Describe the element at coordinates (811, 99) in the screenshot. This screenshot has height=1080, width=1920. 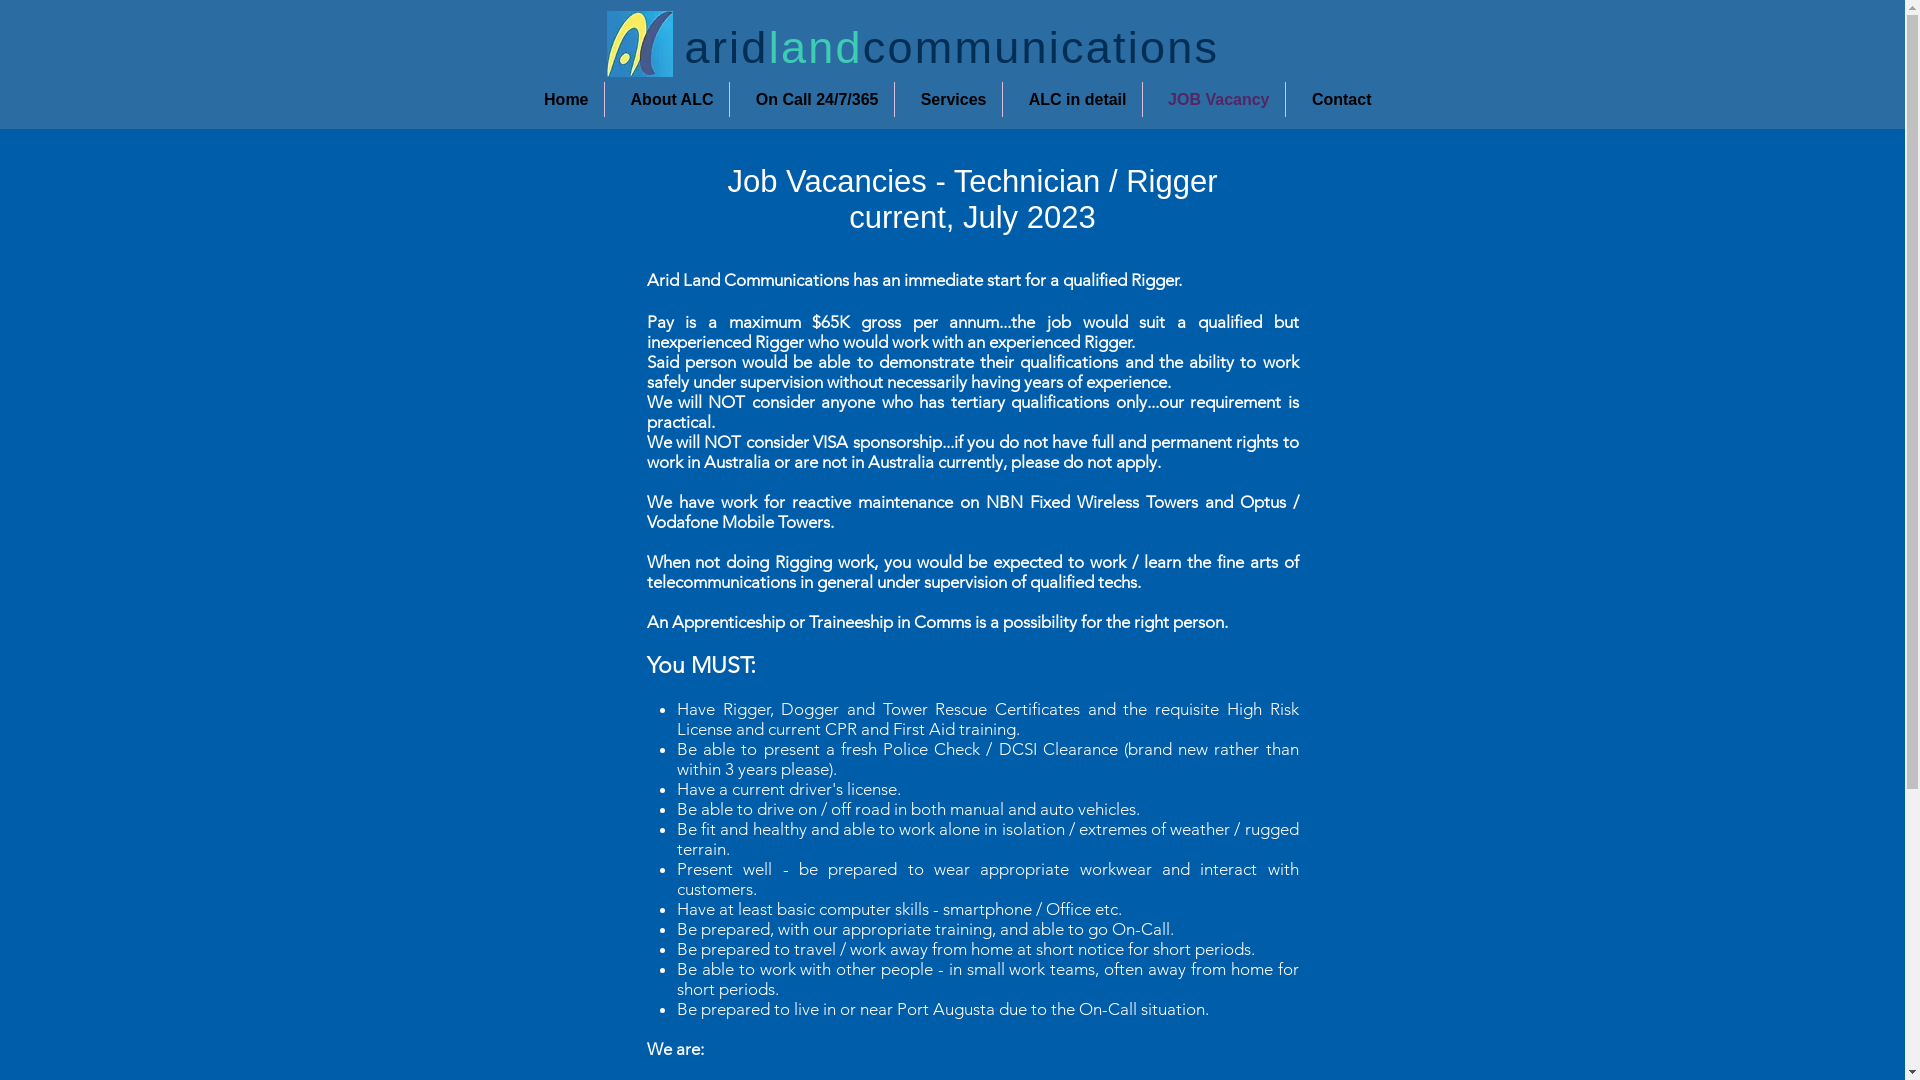
I see `'On Call 24/7/365'` at that location.